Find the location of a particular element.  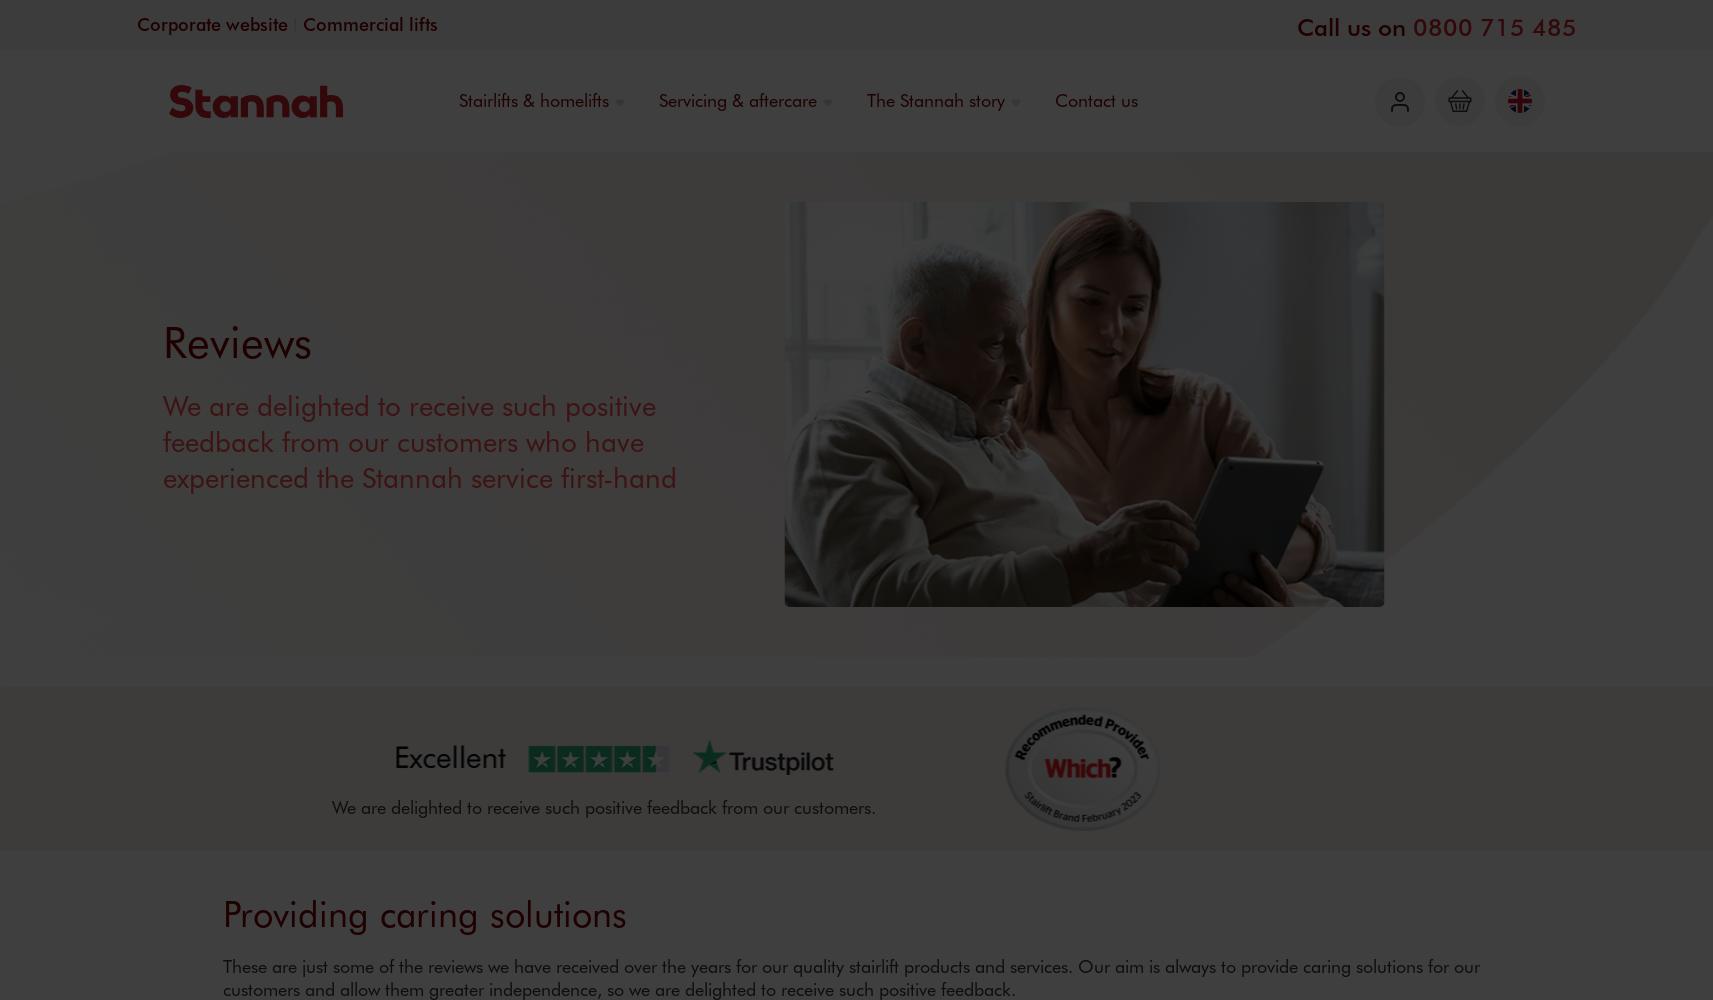

'Reviews' is located at coordinates (236, 338).